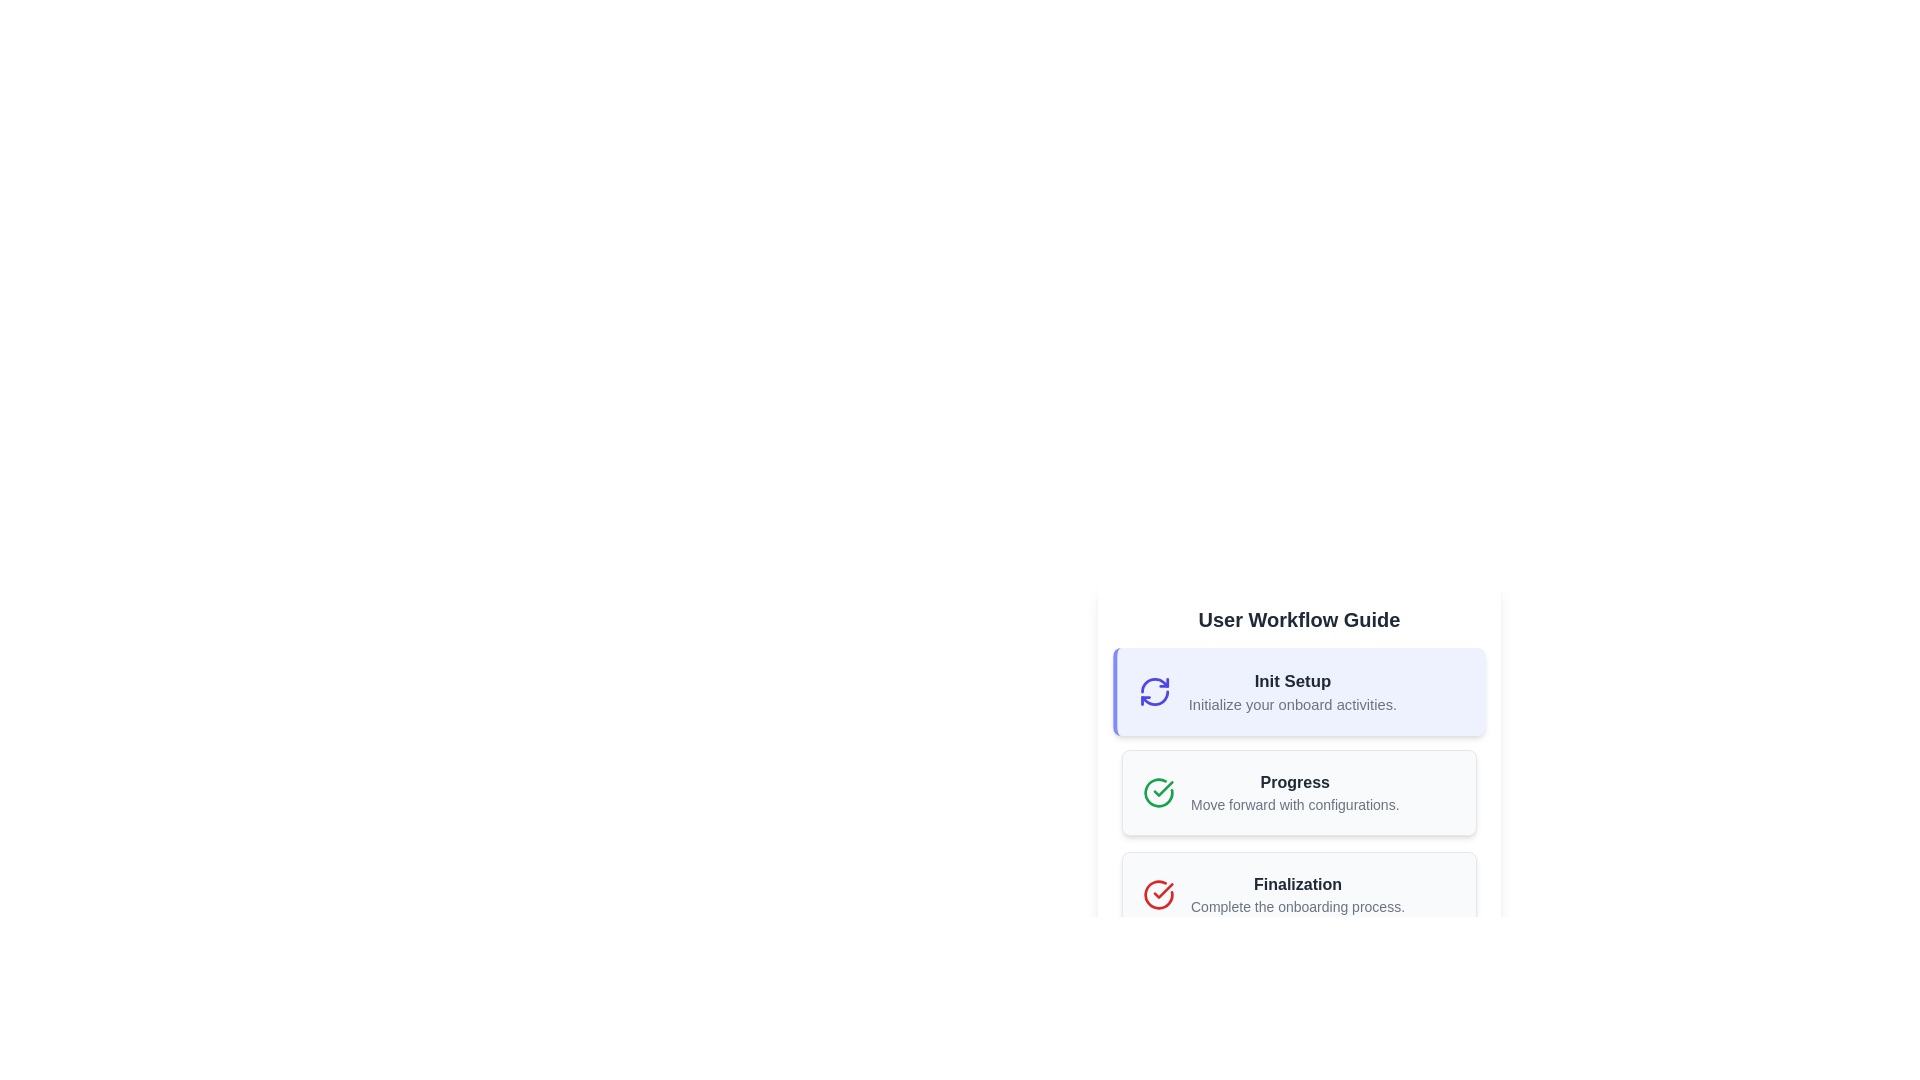 The height and width of the screenshot is (1080, 1920). Describe the element at coordinates (1298, 893) in the screenshot. I see `the text label element titled 'Finalization'` at that location.